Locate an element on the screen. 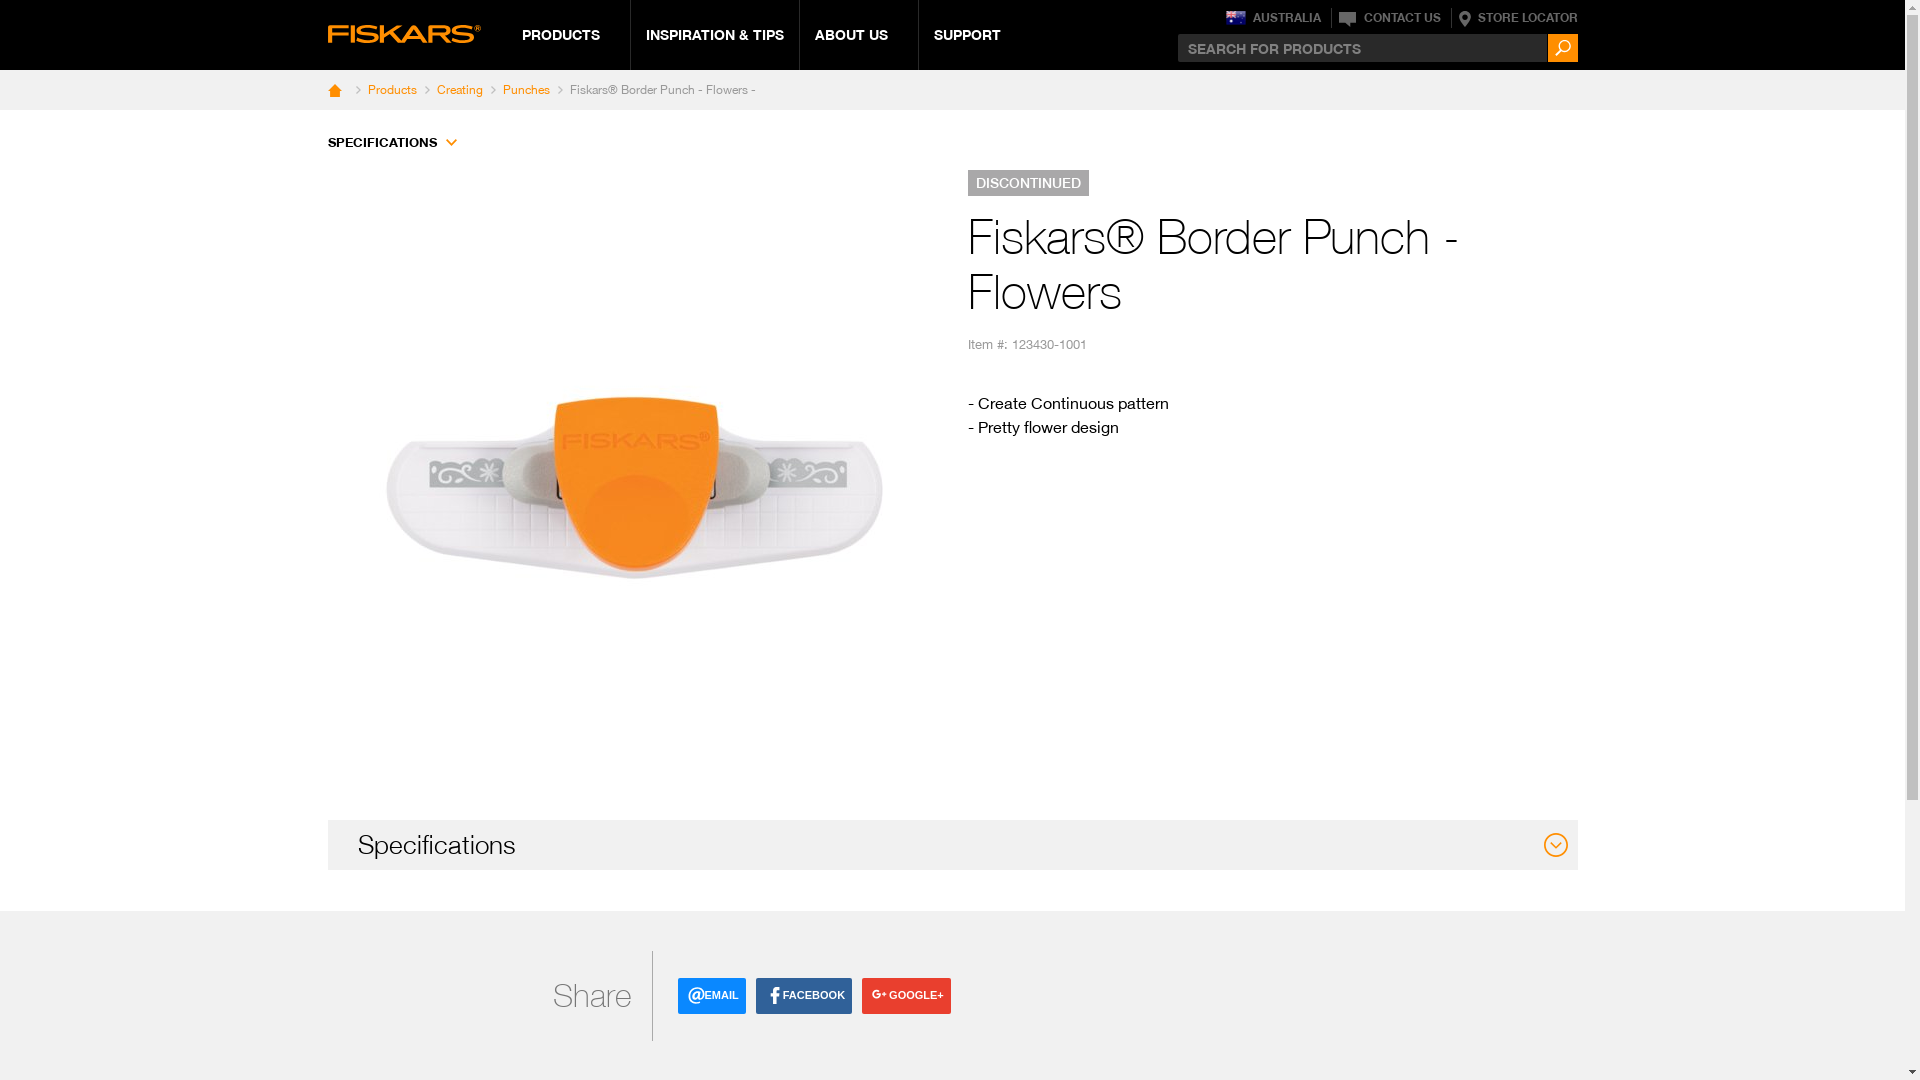 The image size is (1920, 1080). 'INSPIRATION & TIPS' is located at coordinates (715, 34).